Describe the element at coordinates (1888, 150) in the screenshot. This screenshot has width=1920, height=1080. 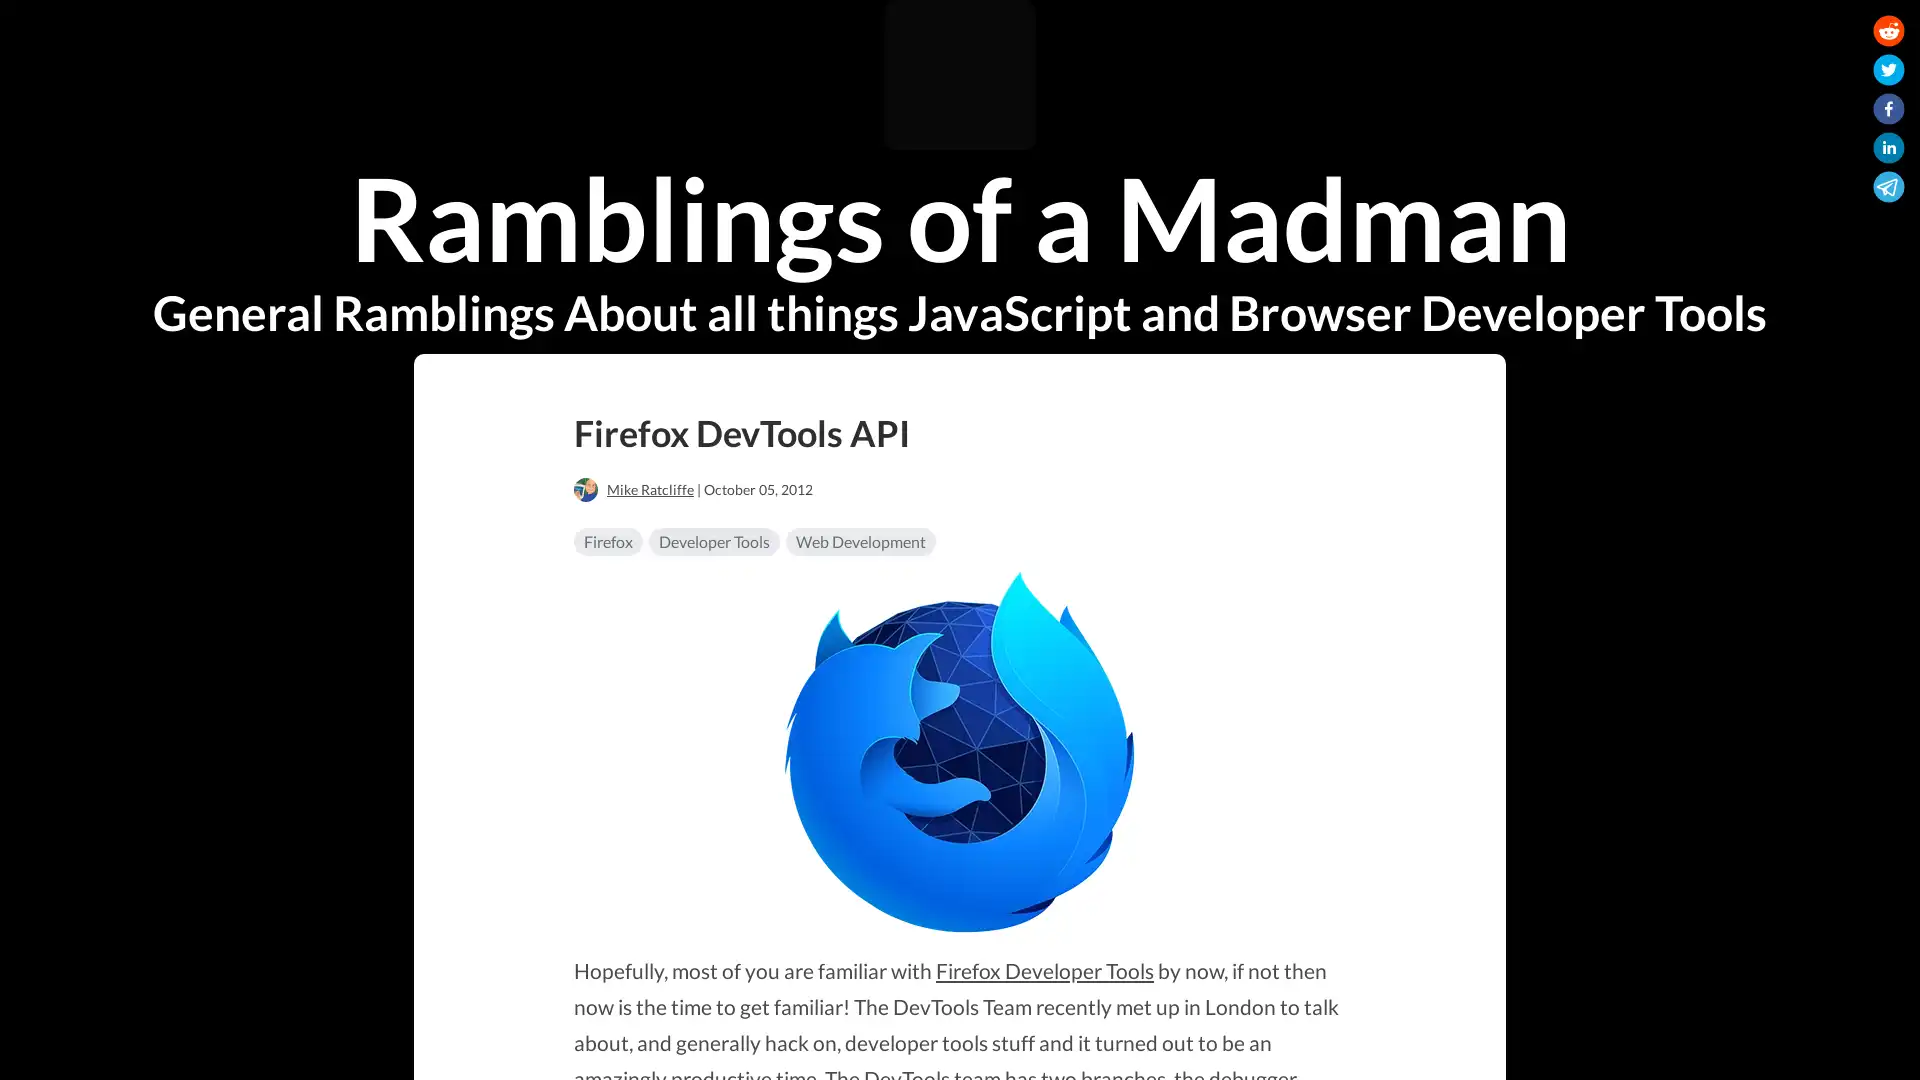
I see `linkedin` at that location.